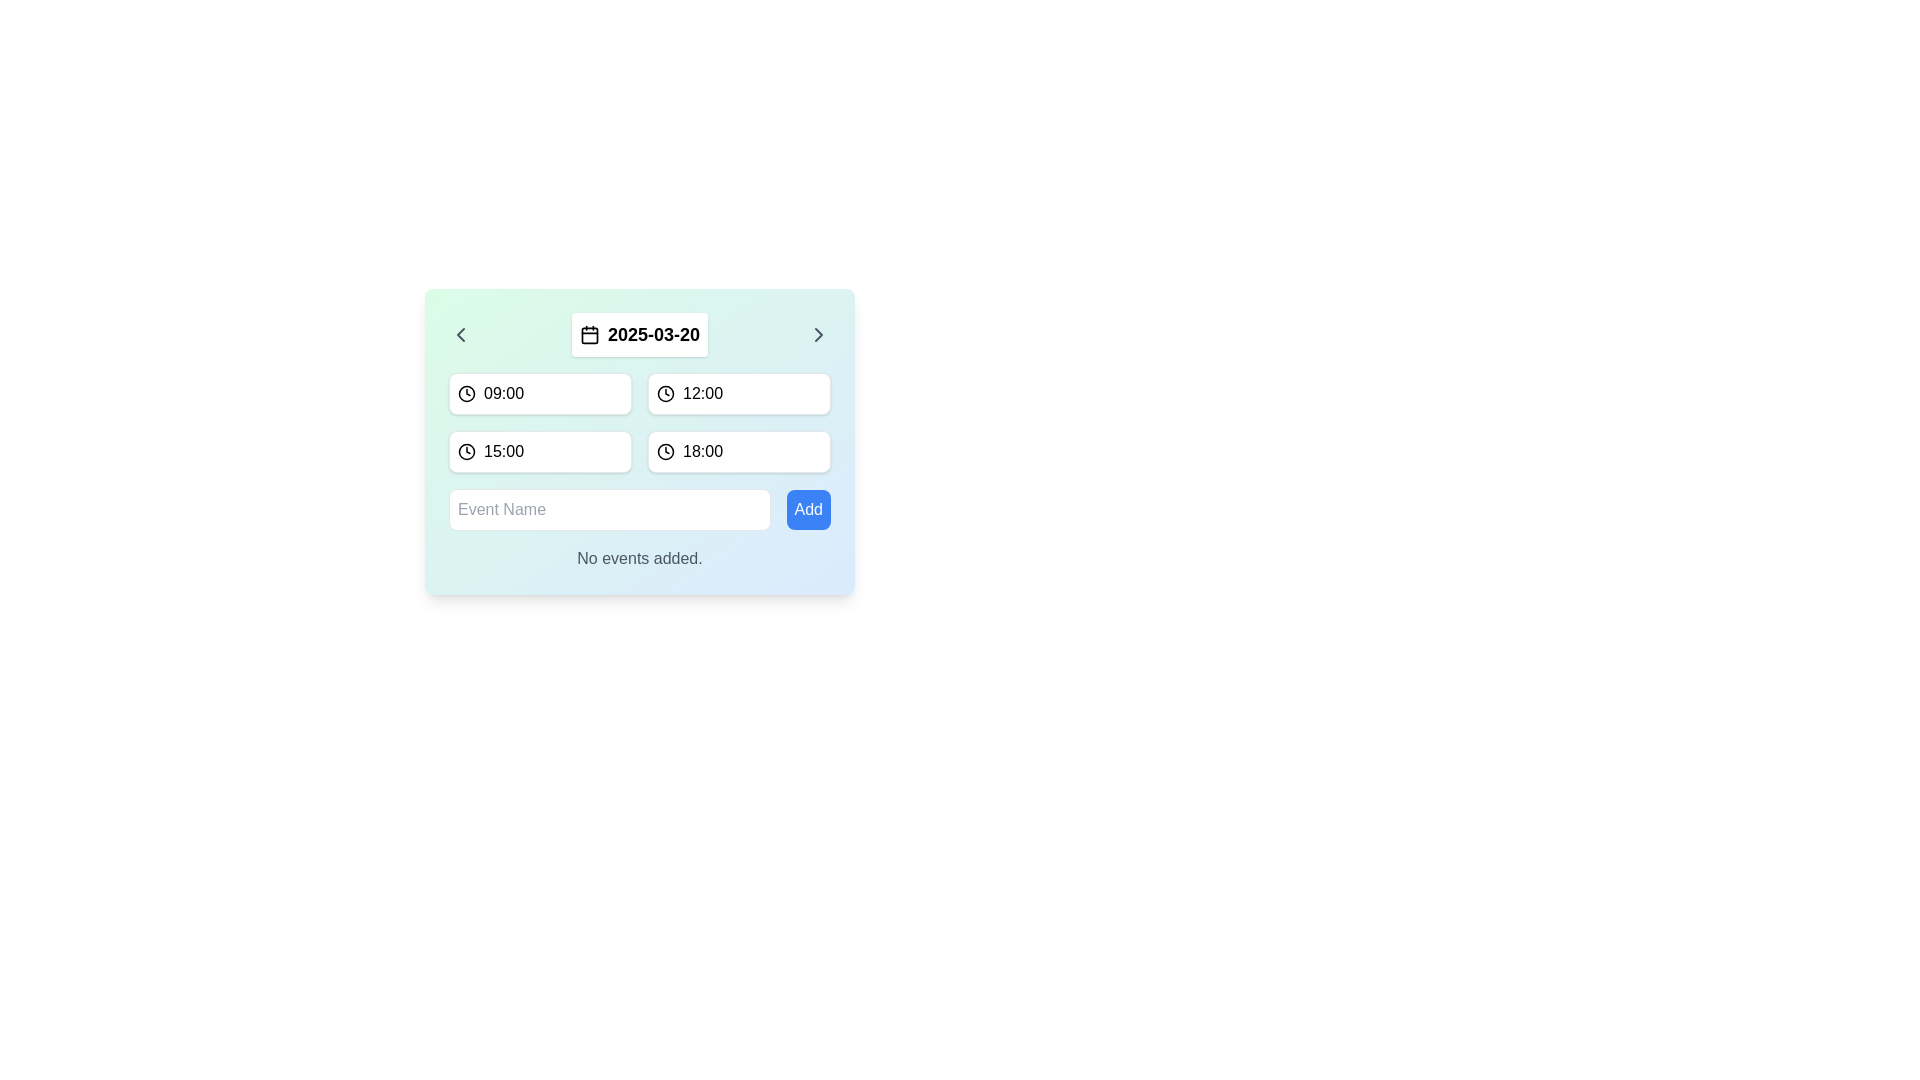 The image size is (1920, 1080). Describe the element at coordinates (666, 451) in the screenshot. I see `the circular part of the clock icon located to the left of the time '18:00' in the bottom-right corner of the interface` at that location.